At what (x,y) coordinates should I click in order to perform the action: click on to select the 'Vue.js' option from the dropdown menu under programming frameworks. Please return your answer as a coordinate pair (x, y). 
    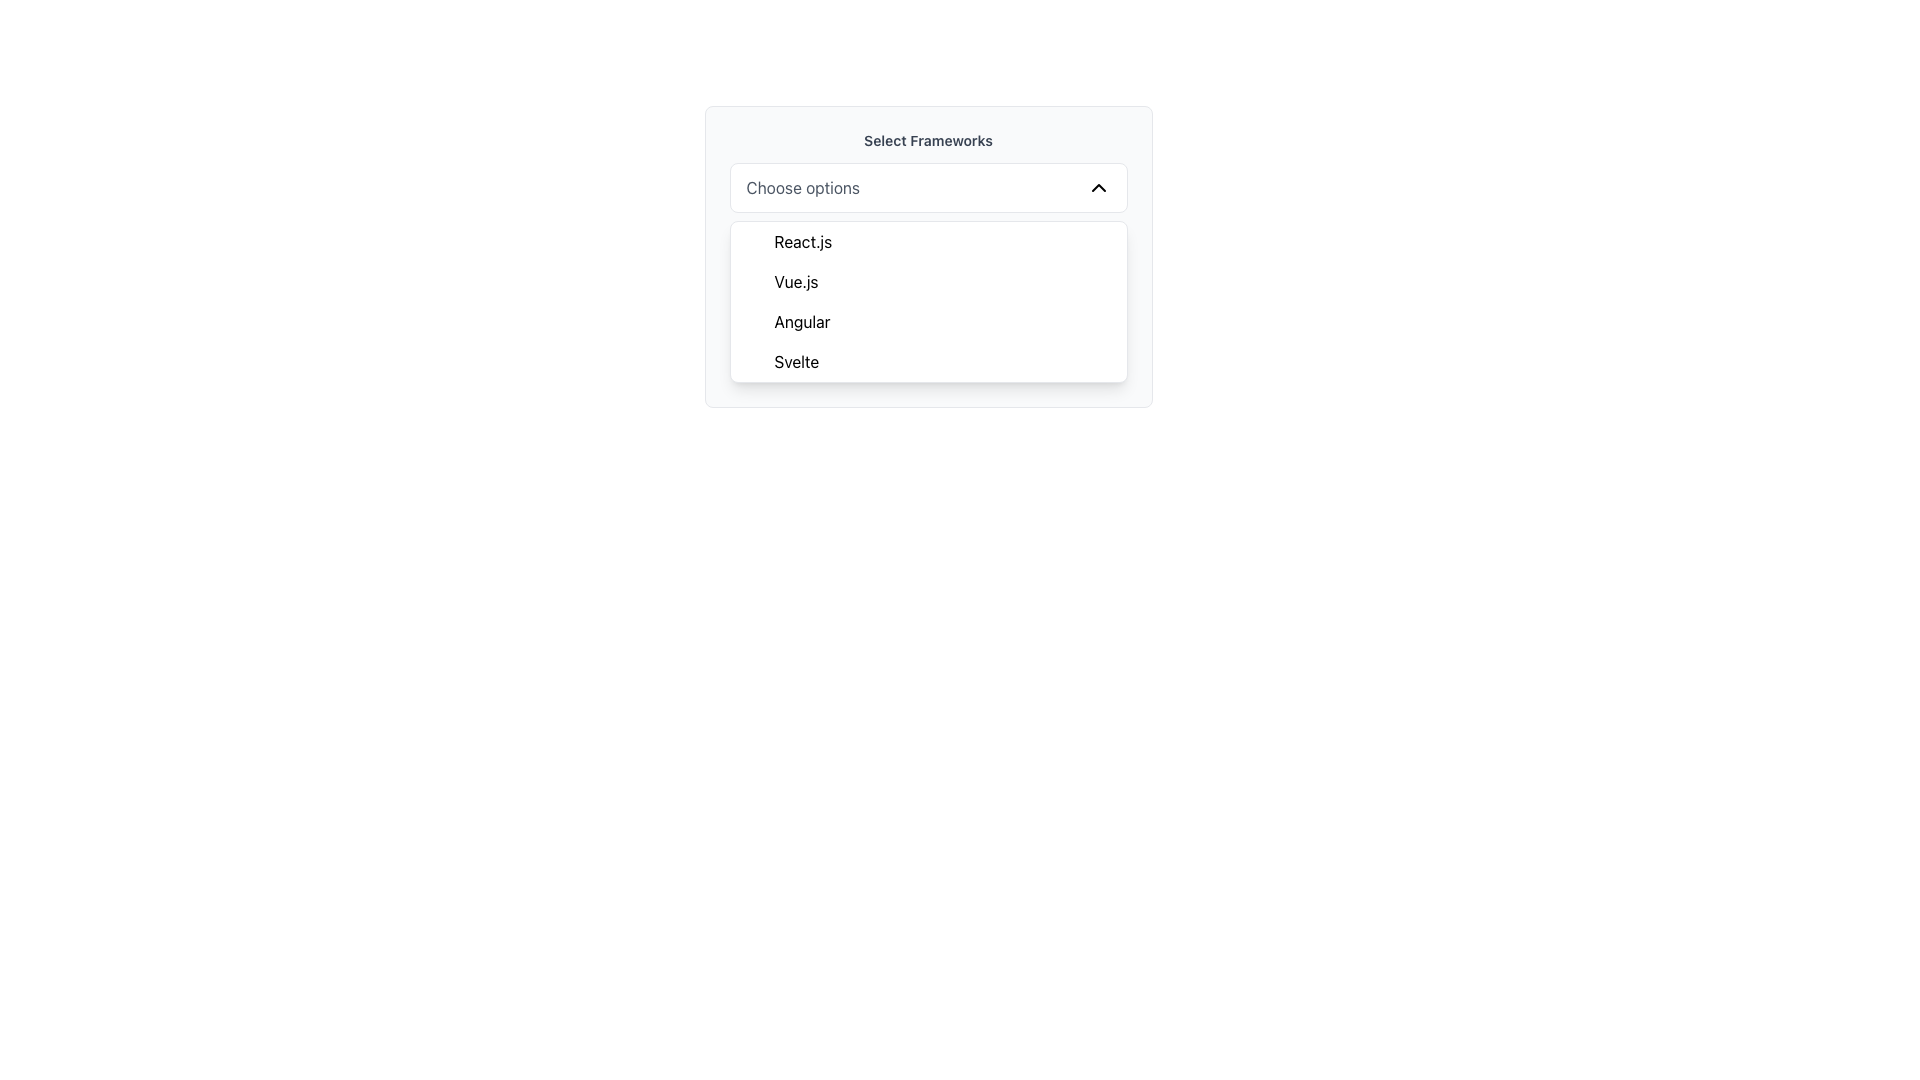
    Looking at the image, I should click on (927, 281).